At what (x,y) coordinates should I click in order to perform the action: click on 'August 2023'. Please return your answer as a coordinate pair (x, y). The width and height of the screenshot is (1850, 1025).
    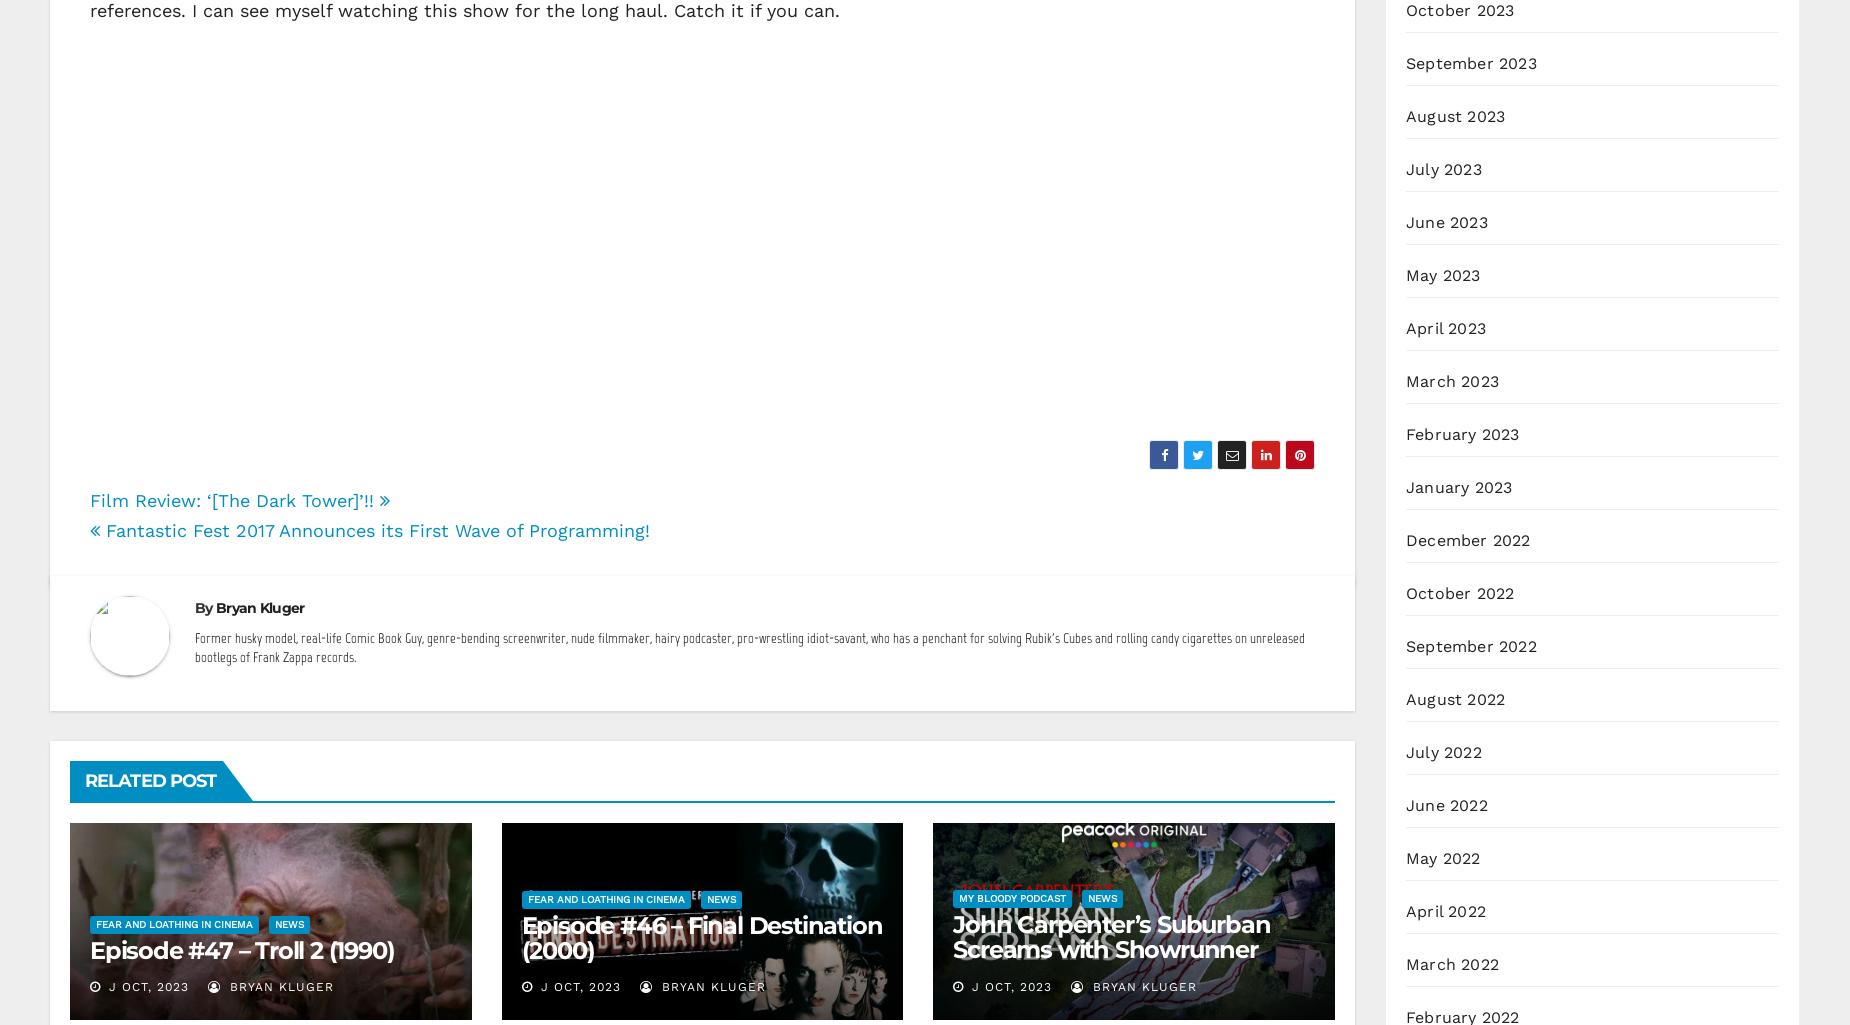
    Looking at the image, I should click on (1455, 116).